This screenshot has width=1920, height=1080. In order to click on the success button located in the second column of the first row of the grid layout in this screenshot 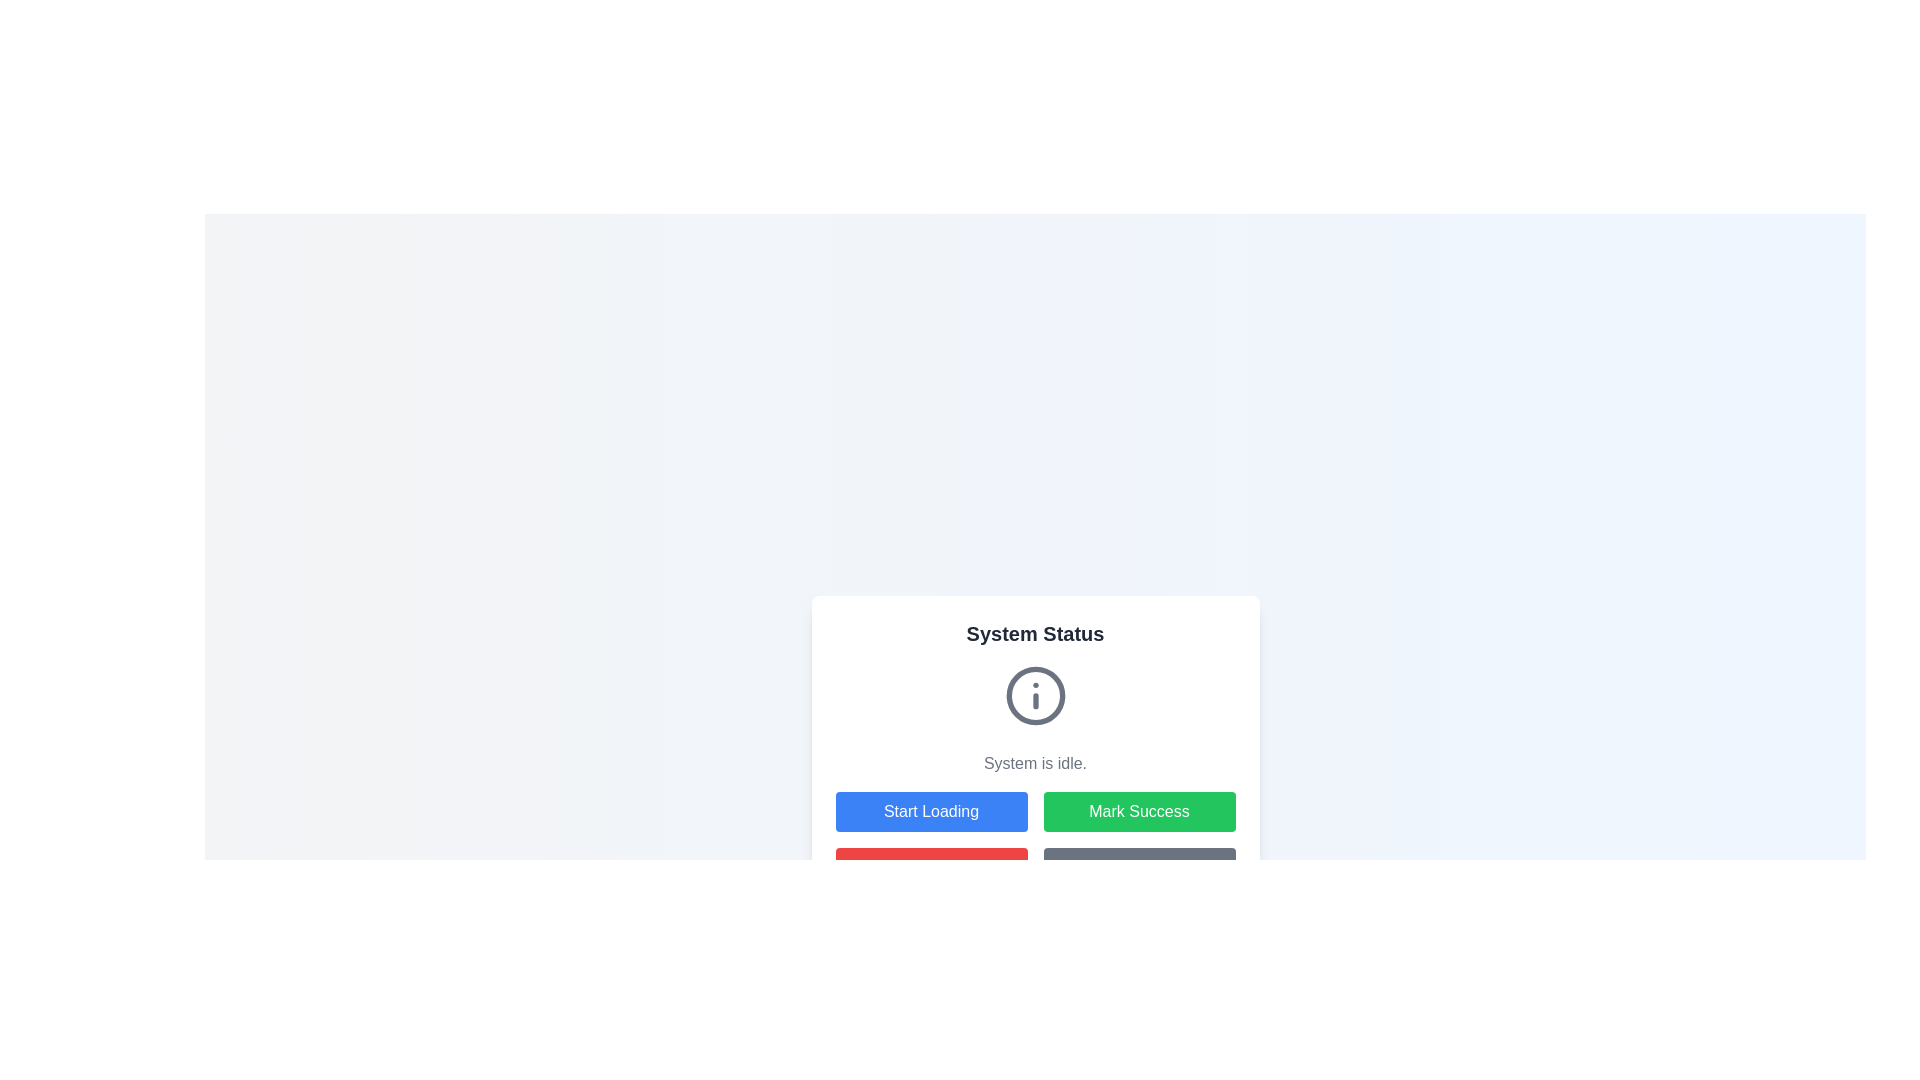, I will do `click(1139, 812)`.